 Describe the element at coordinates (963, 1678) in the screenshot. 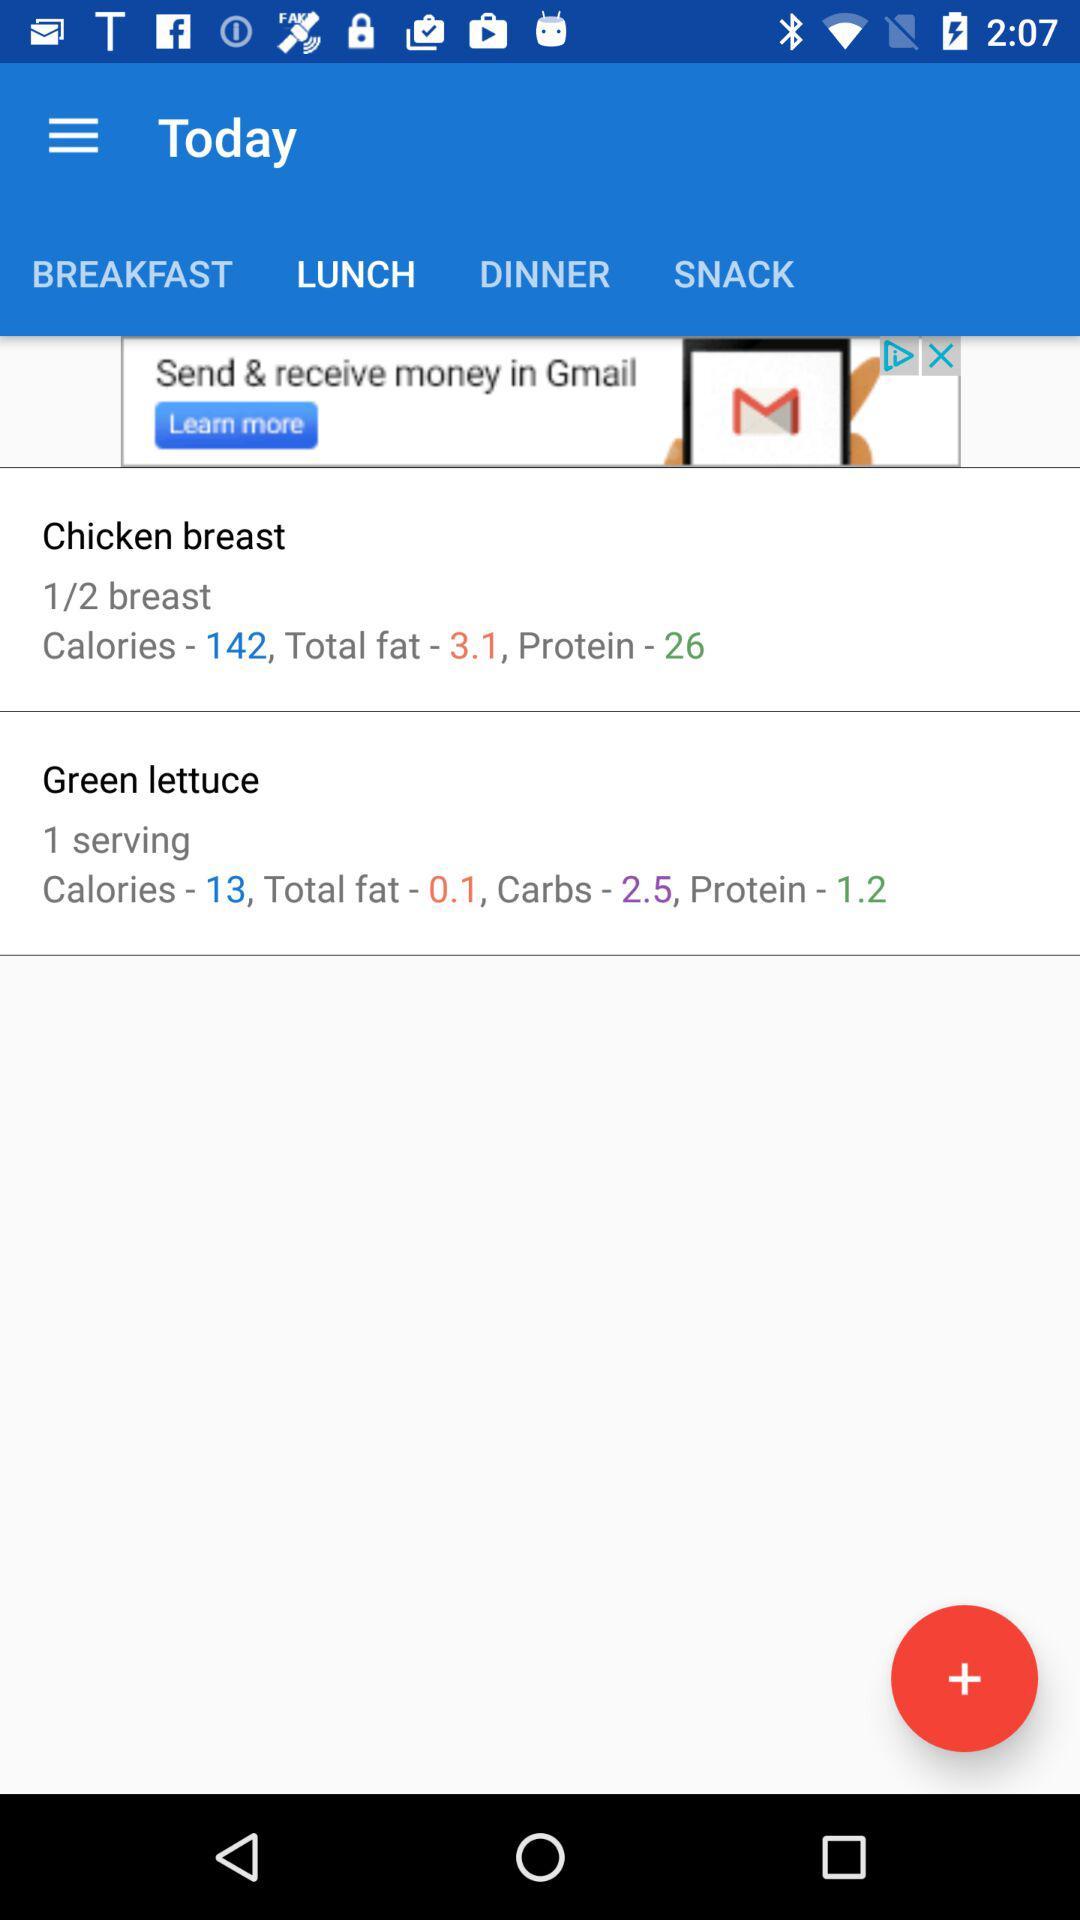

I see `food` at that location.